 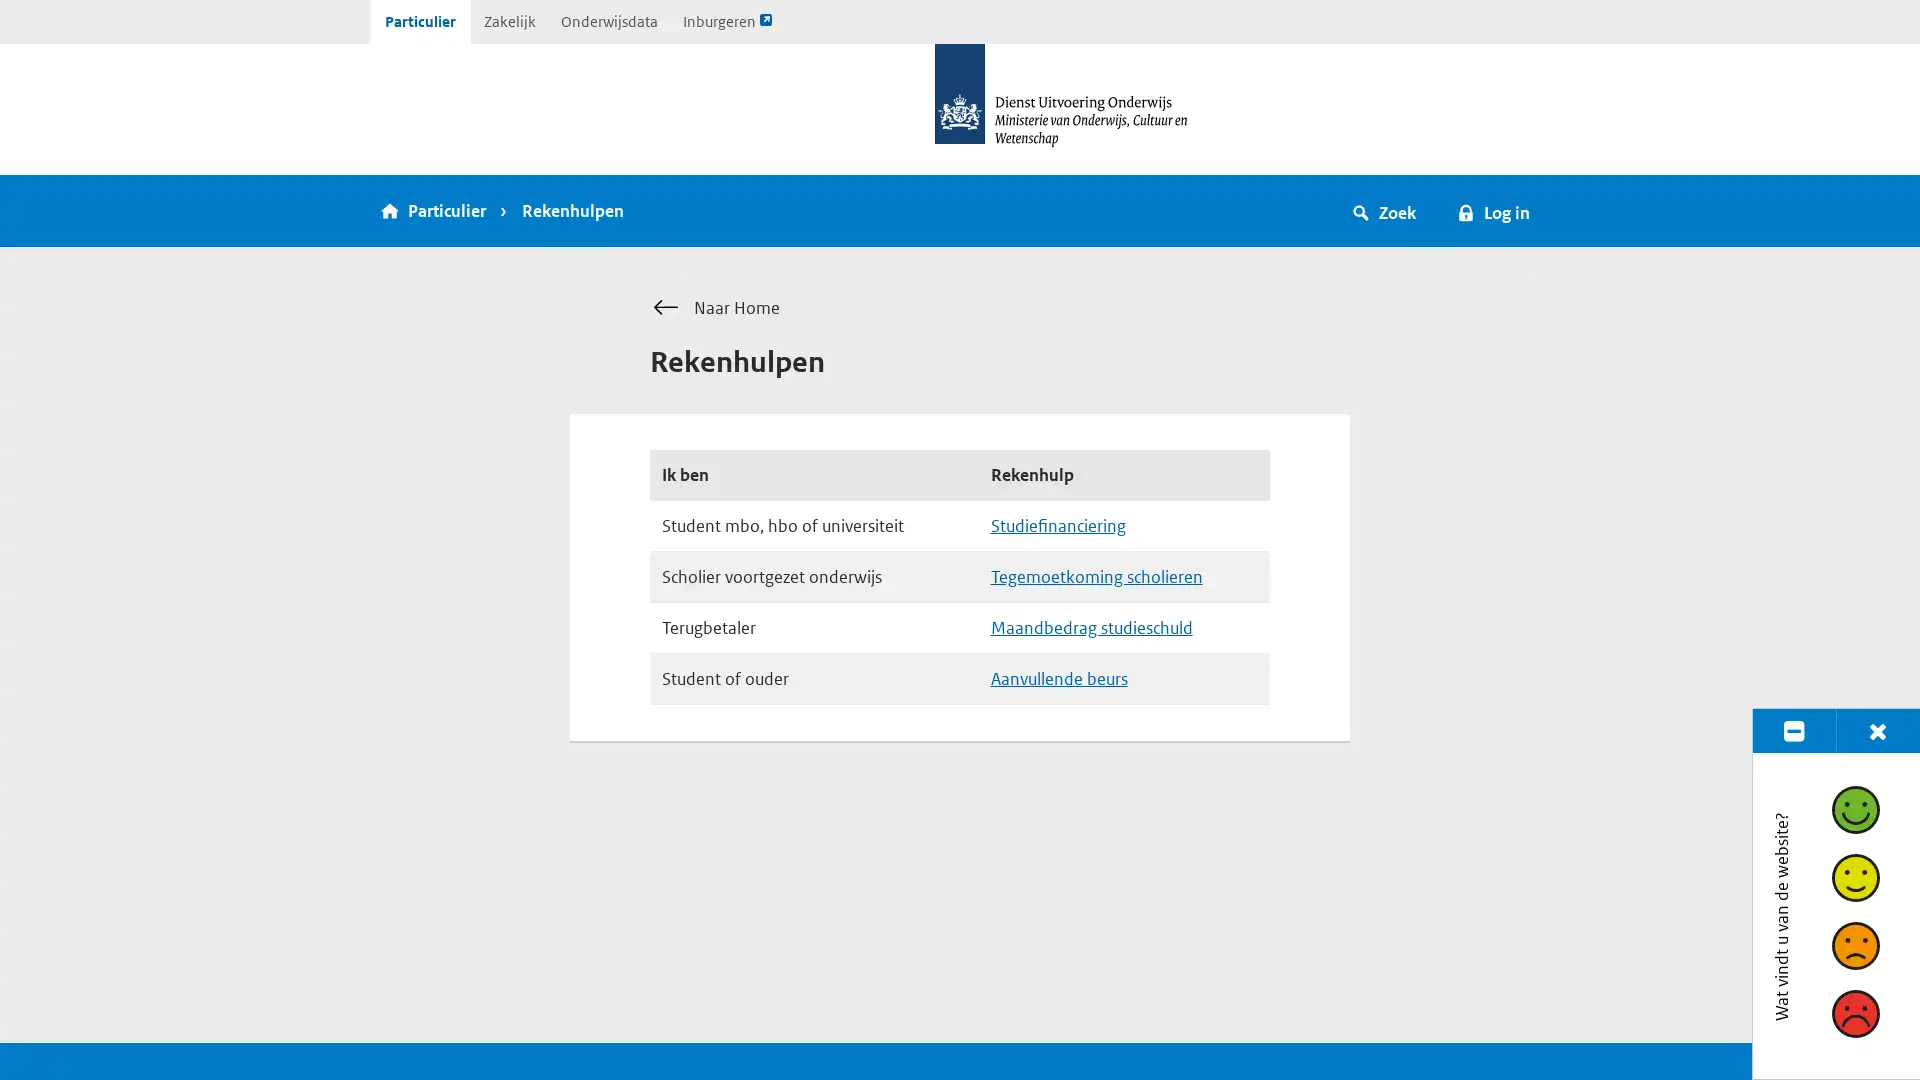 What do you see at coordinates (1853, 945) in the screenshot?
I see `Matig` at bounding box center [1853, 945].